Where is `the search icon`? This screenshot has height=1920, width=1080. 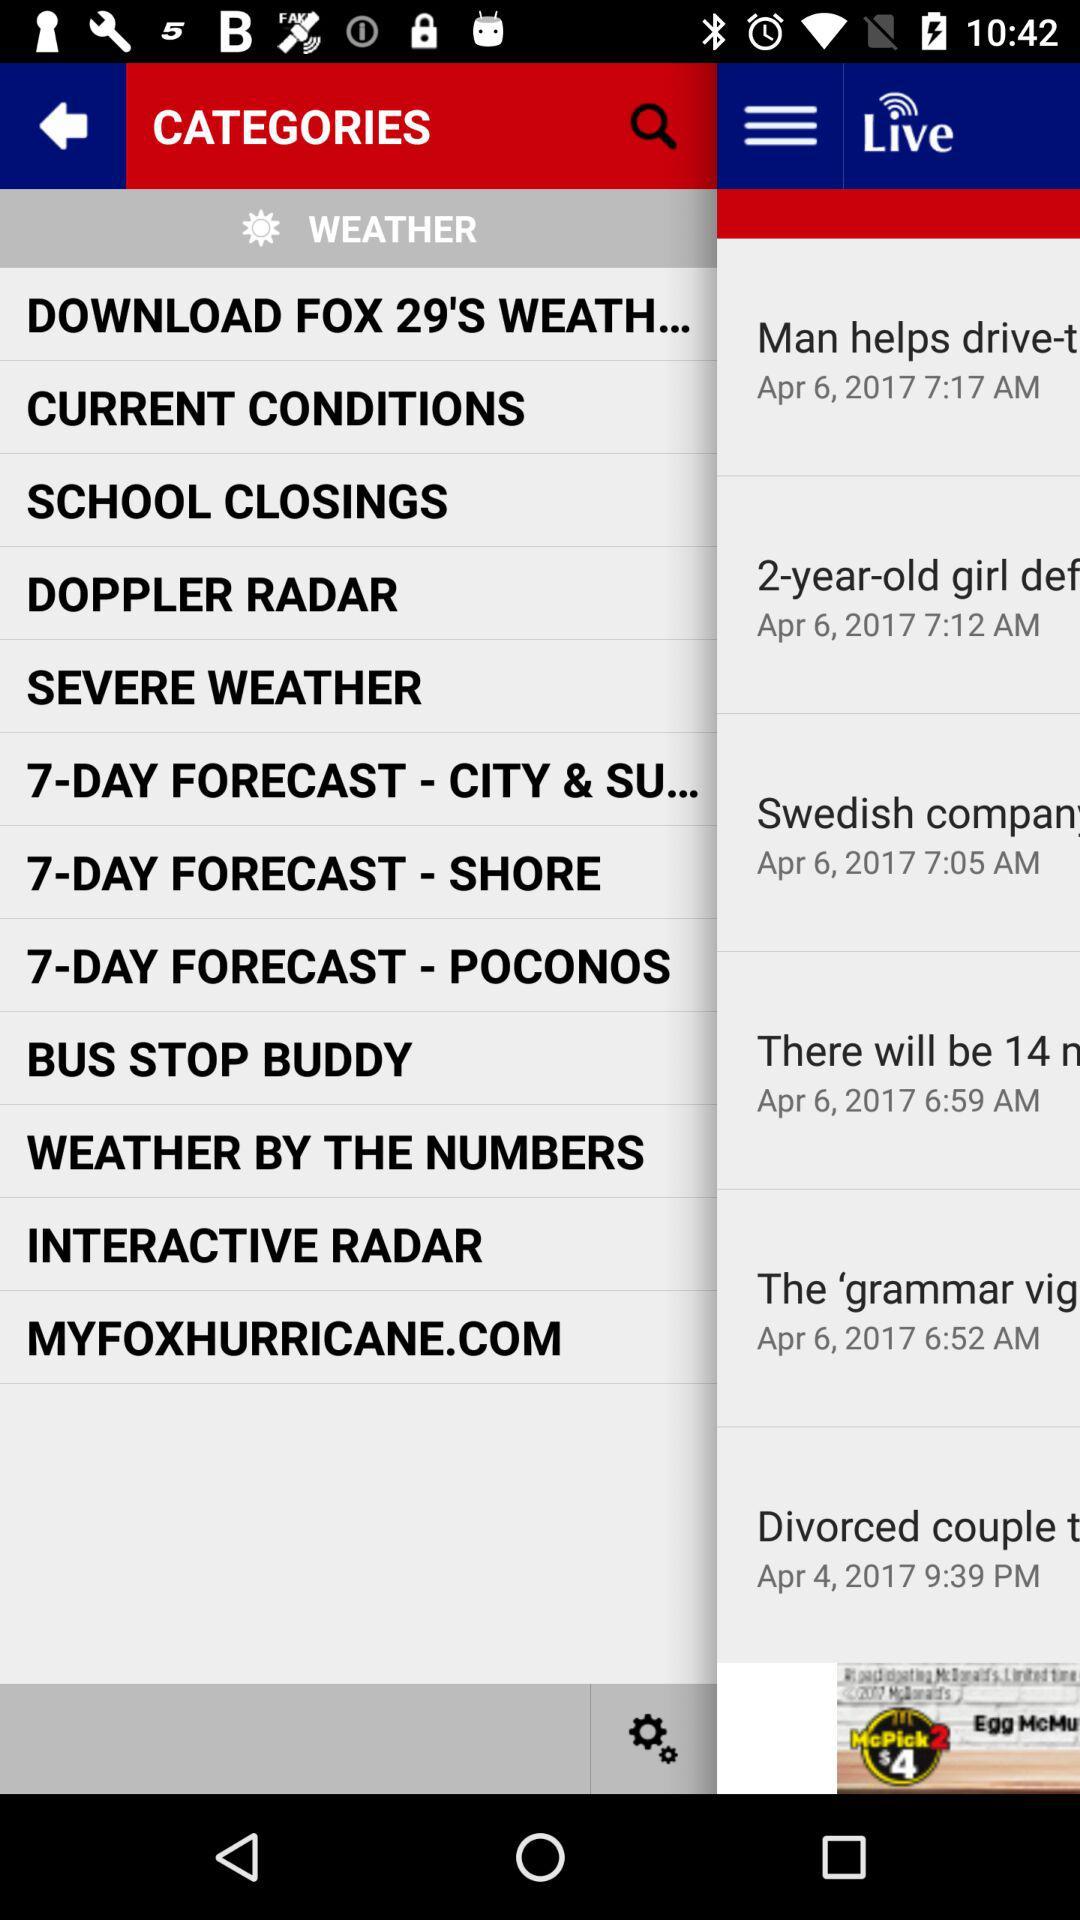 the search icon is located at coordinates (654, 124).